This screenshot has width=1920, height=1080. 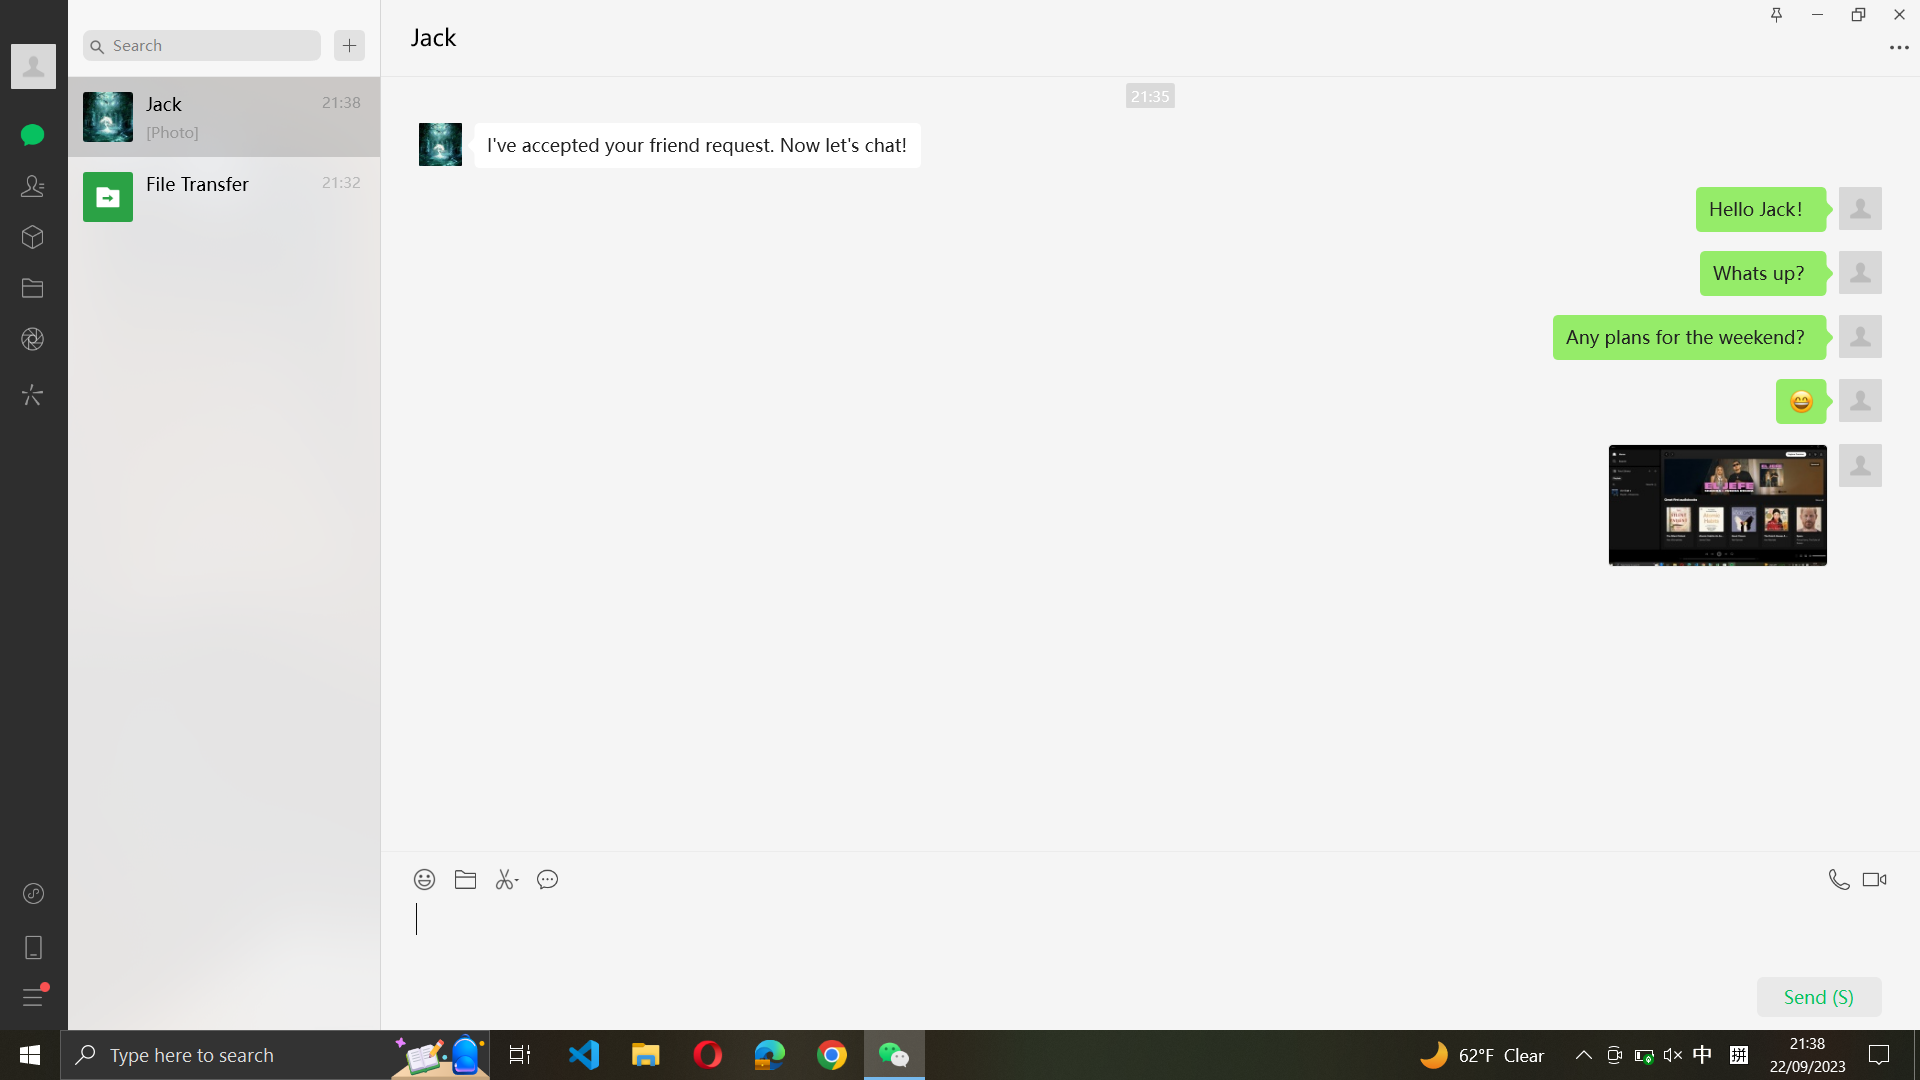 I want to click on Start a video chat with Jack, so click(x=1878, y=874).